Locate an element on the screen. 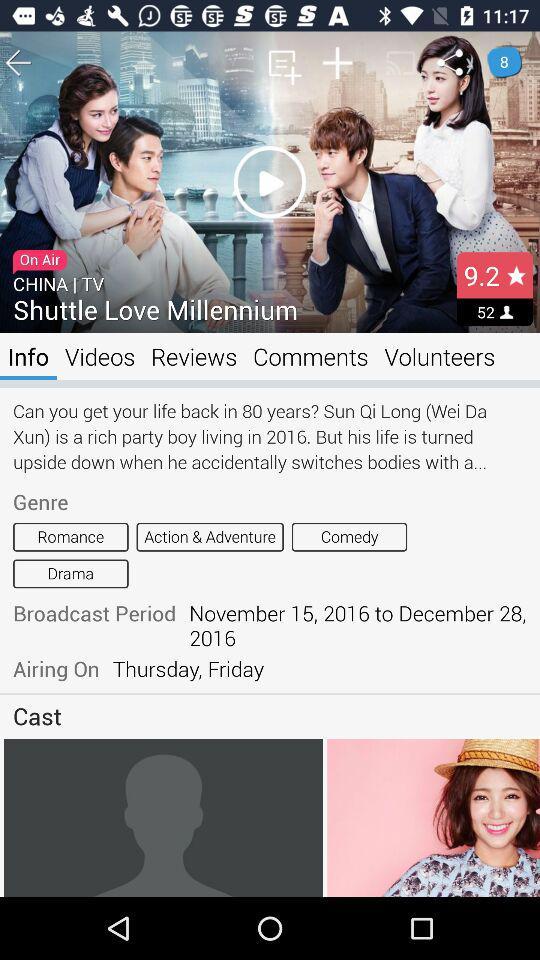 The image size is (540, 960). the arrow_backward icon is located at coordinates (17, 62).